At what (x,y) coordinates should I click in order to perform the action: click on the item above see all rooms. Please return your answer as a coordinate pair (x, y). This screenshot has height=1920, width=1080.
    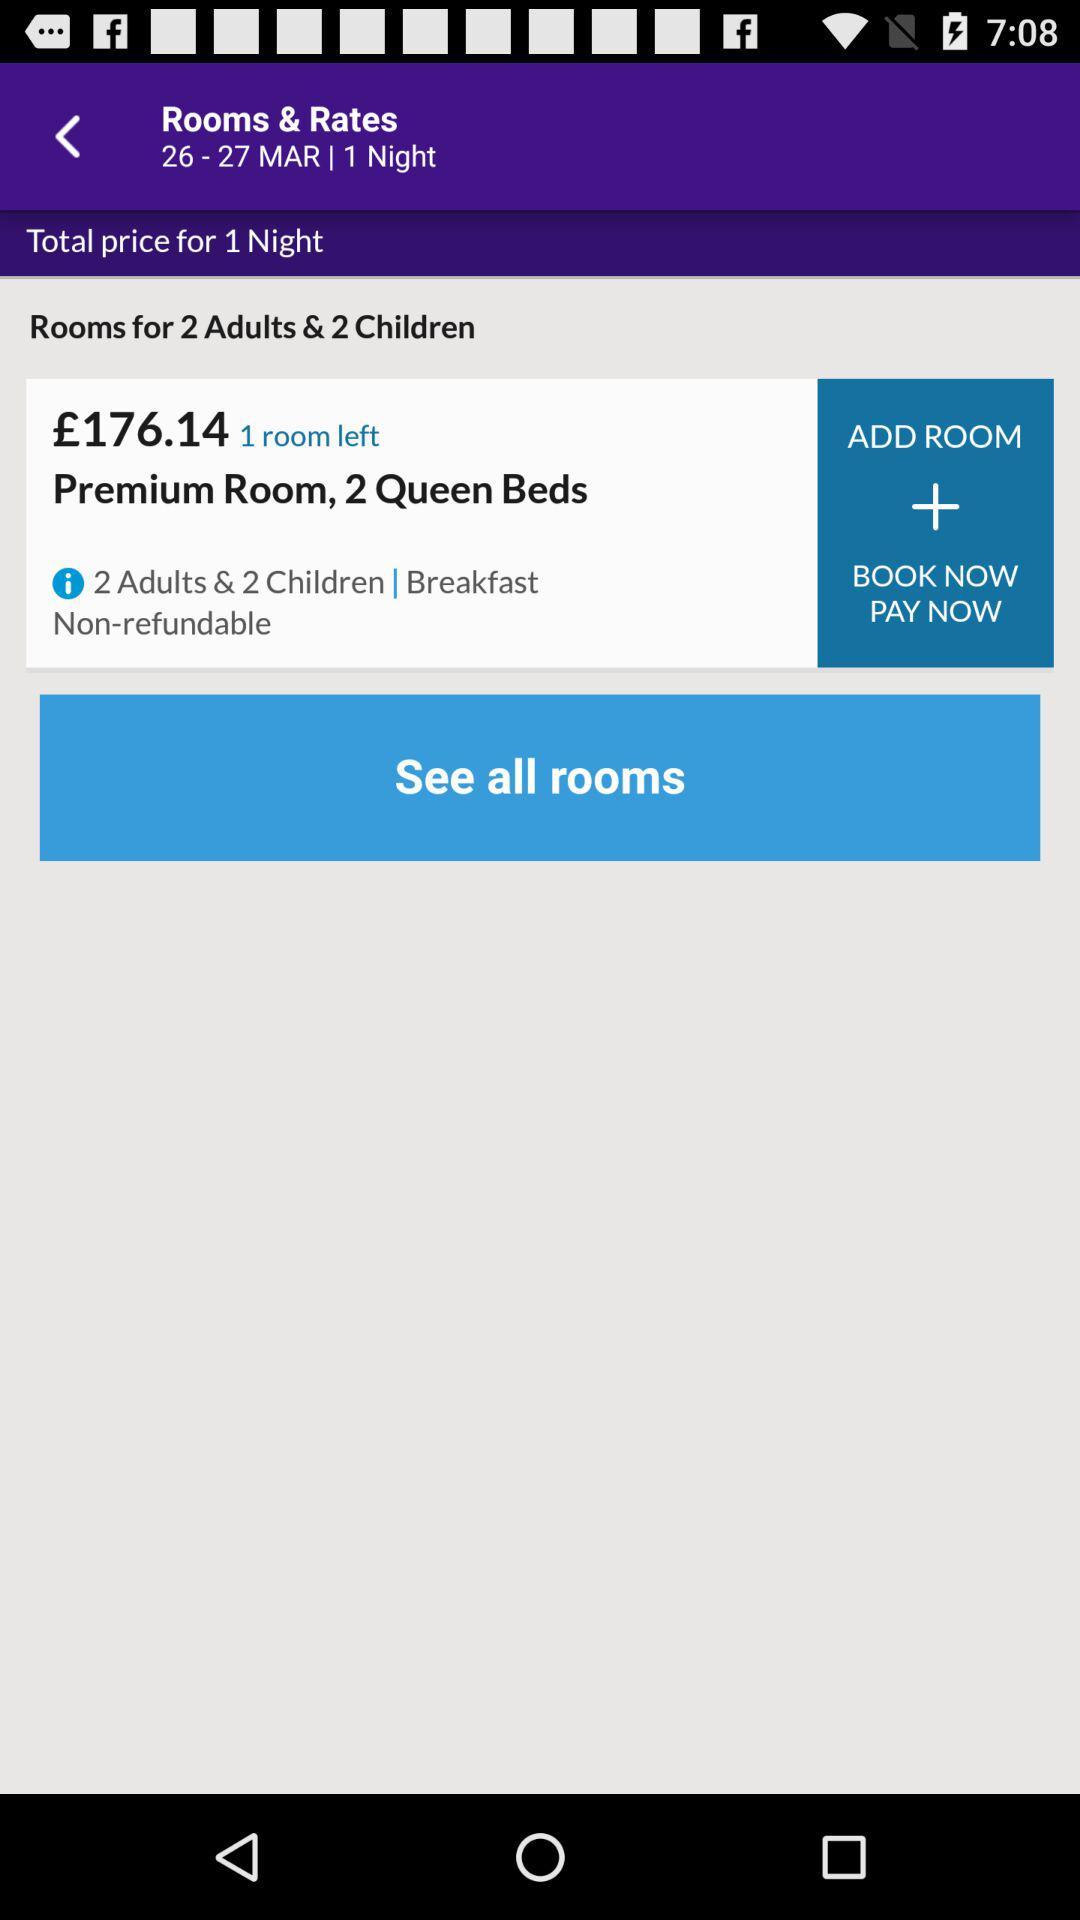
    Looking at the image, I should click on (472, 582).